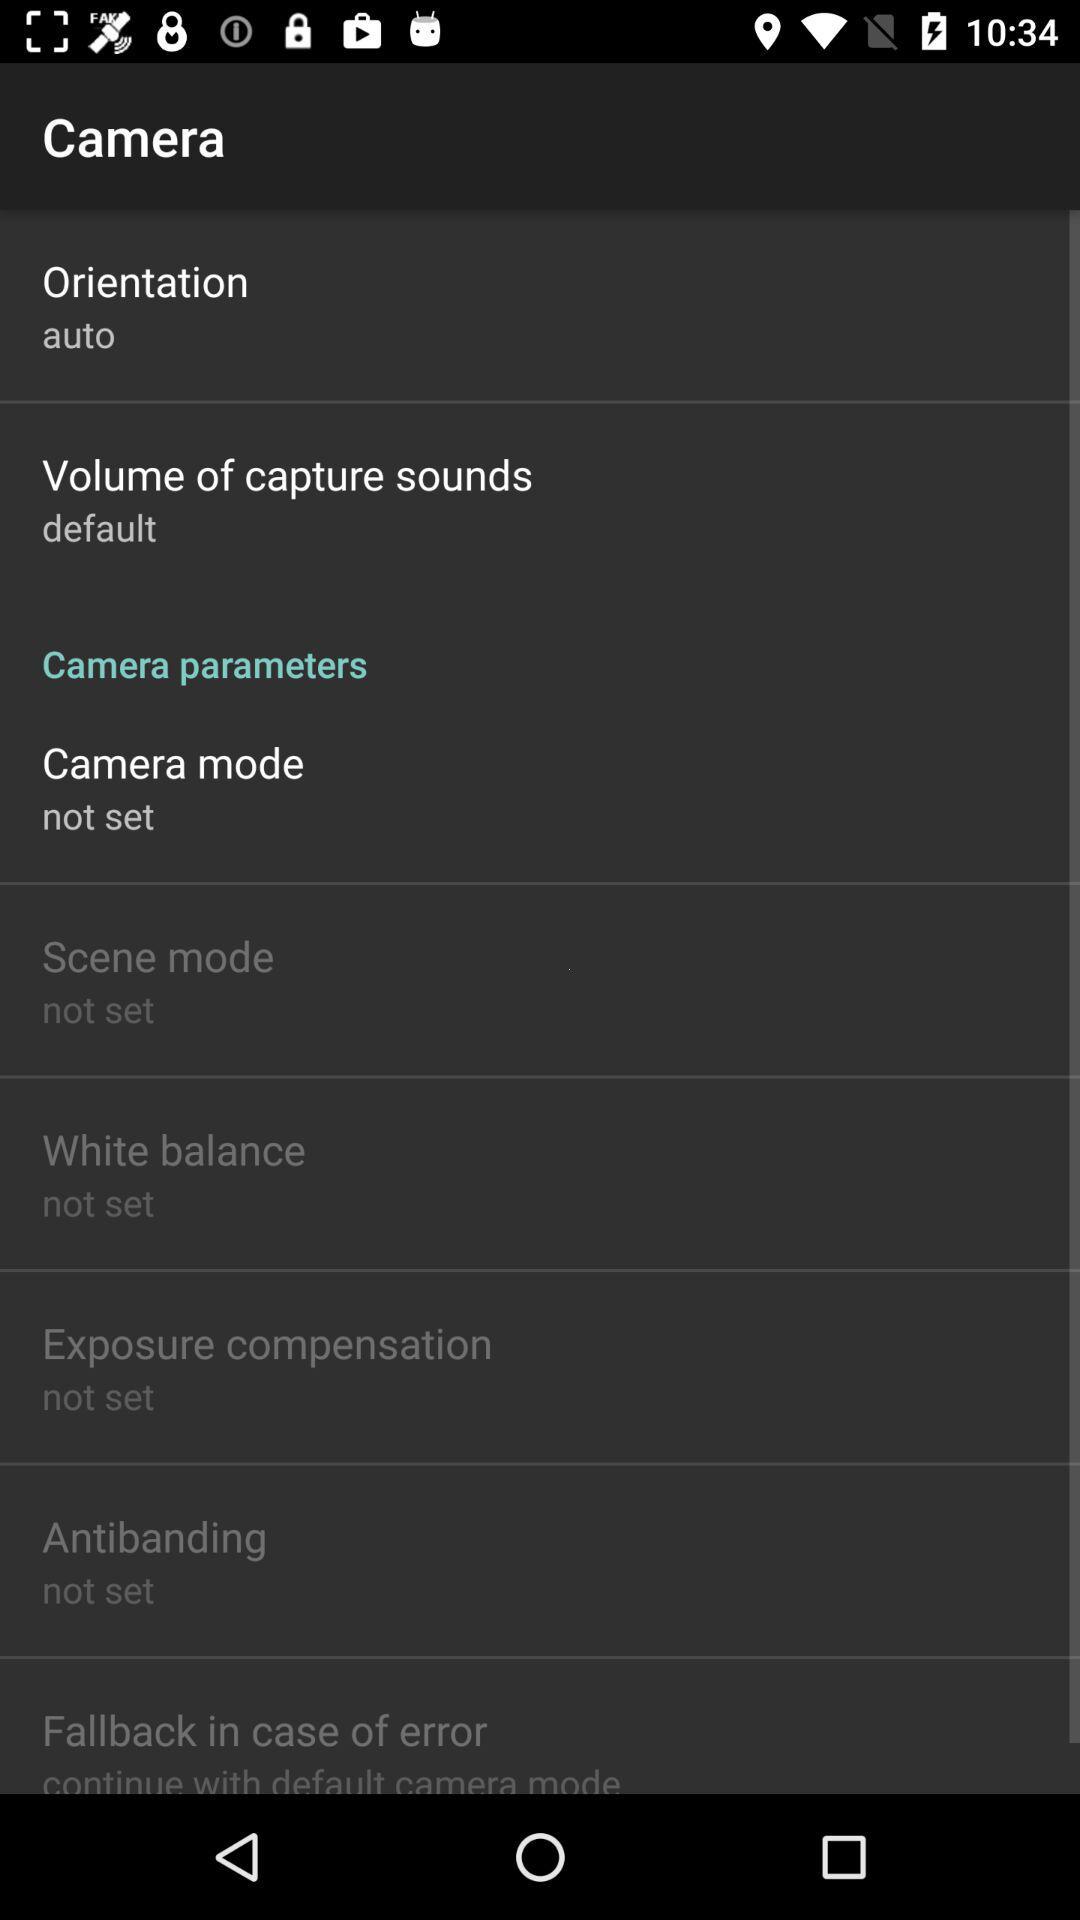  I want to click on the fallback in case app, so click(263, 1728).